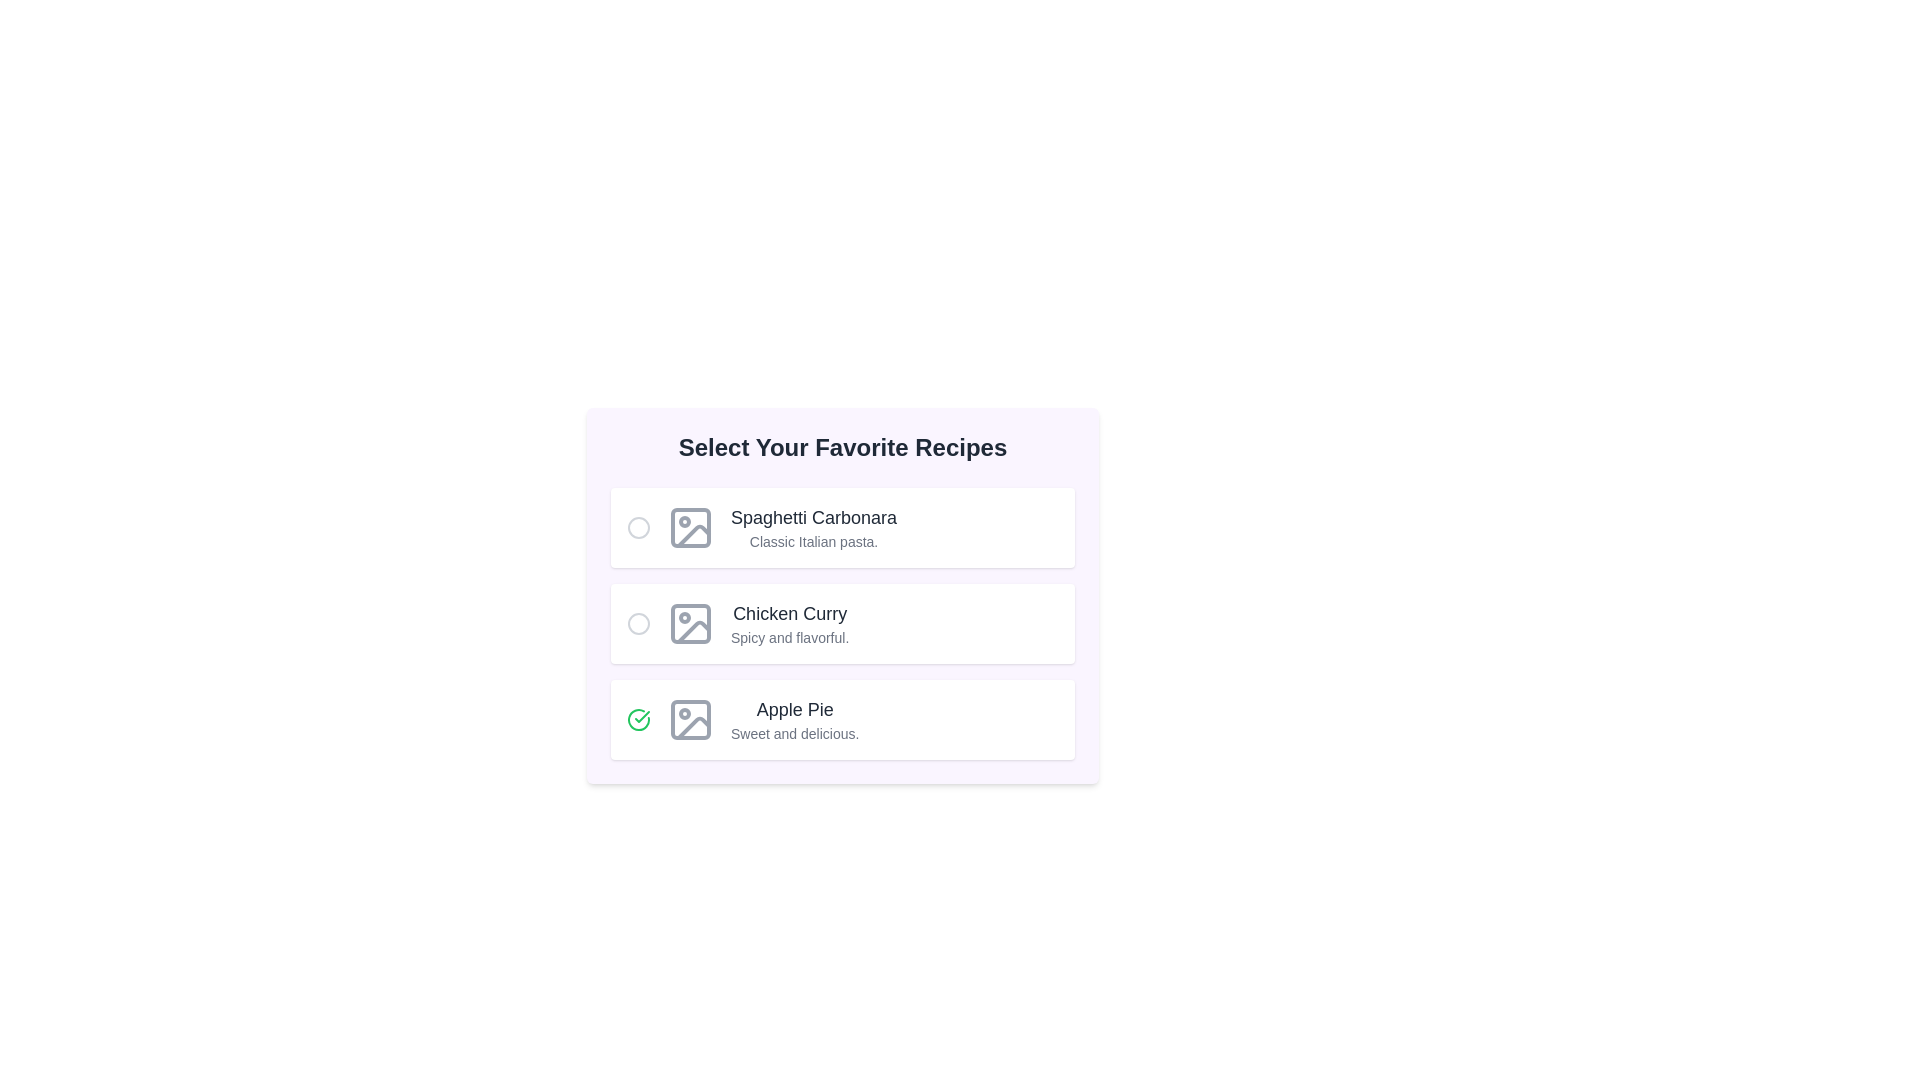  I want to click on the recipe identified by its name Chicken Curry, so click(637, 623).